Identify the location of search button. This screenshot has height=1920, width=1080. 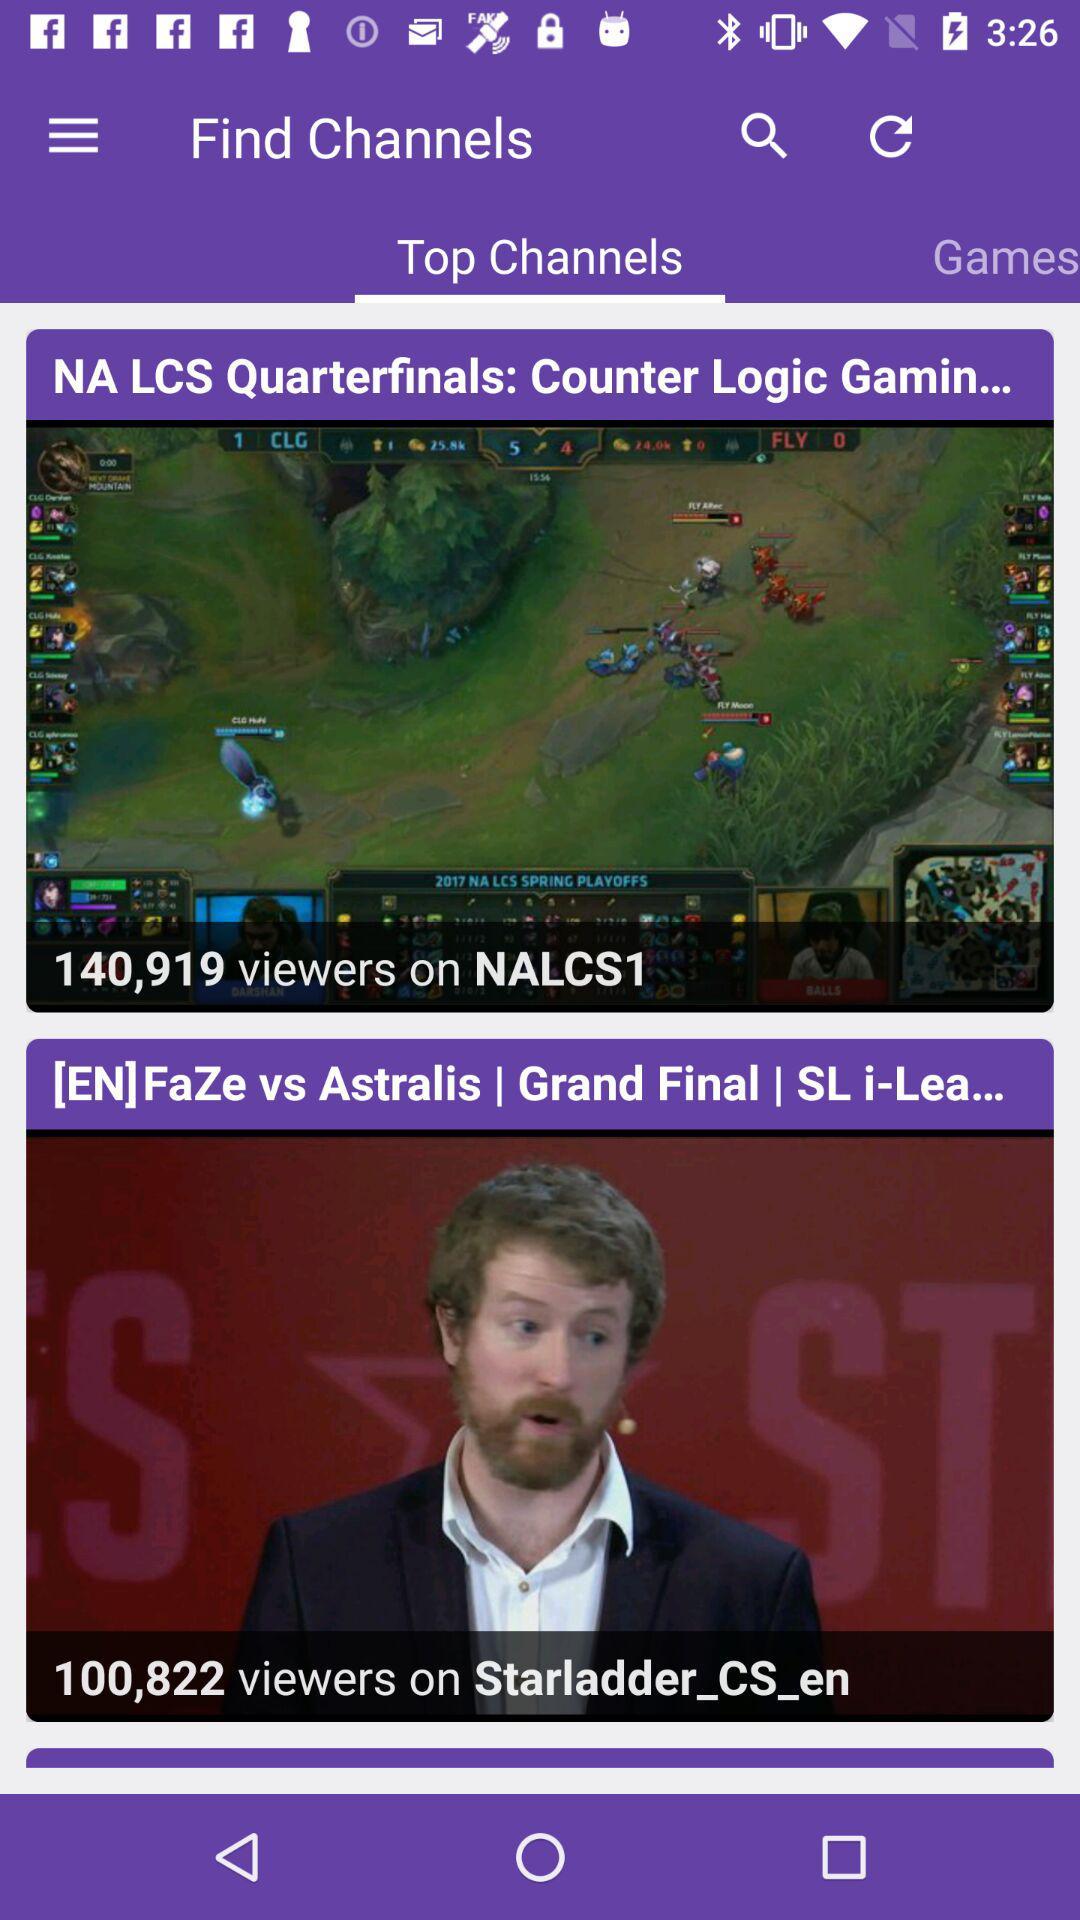
(764, 136).